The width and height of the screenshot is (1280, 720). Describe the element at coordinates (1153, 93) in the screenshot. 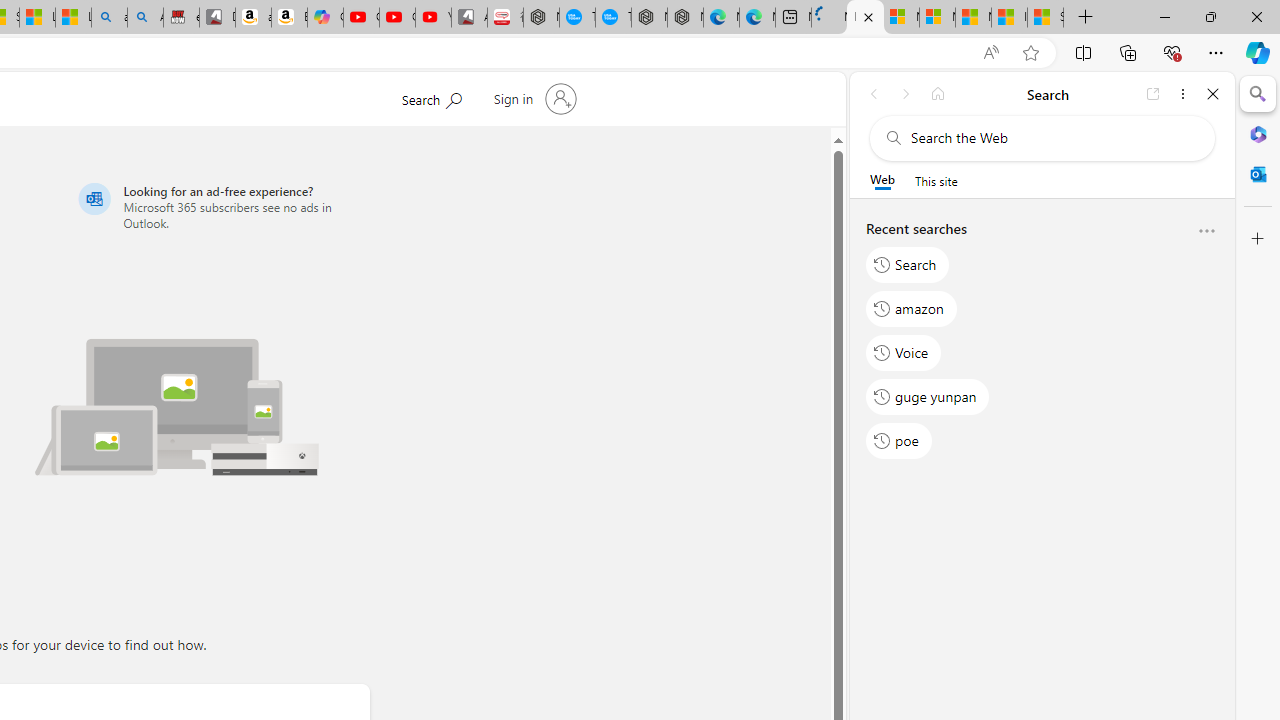

I see `'Open link in new tab'` at that location.